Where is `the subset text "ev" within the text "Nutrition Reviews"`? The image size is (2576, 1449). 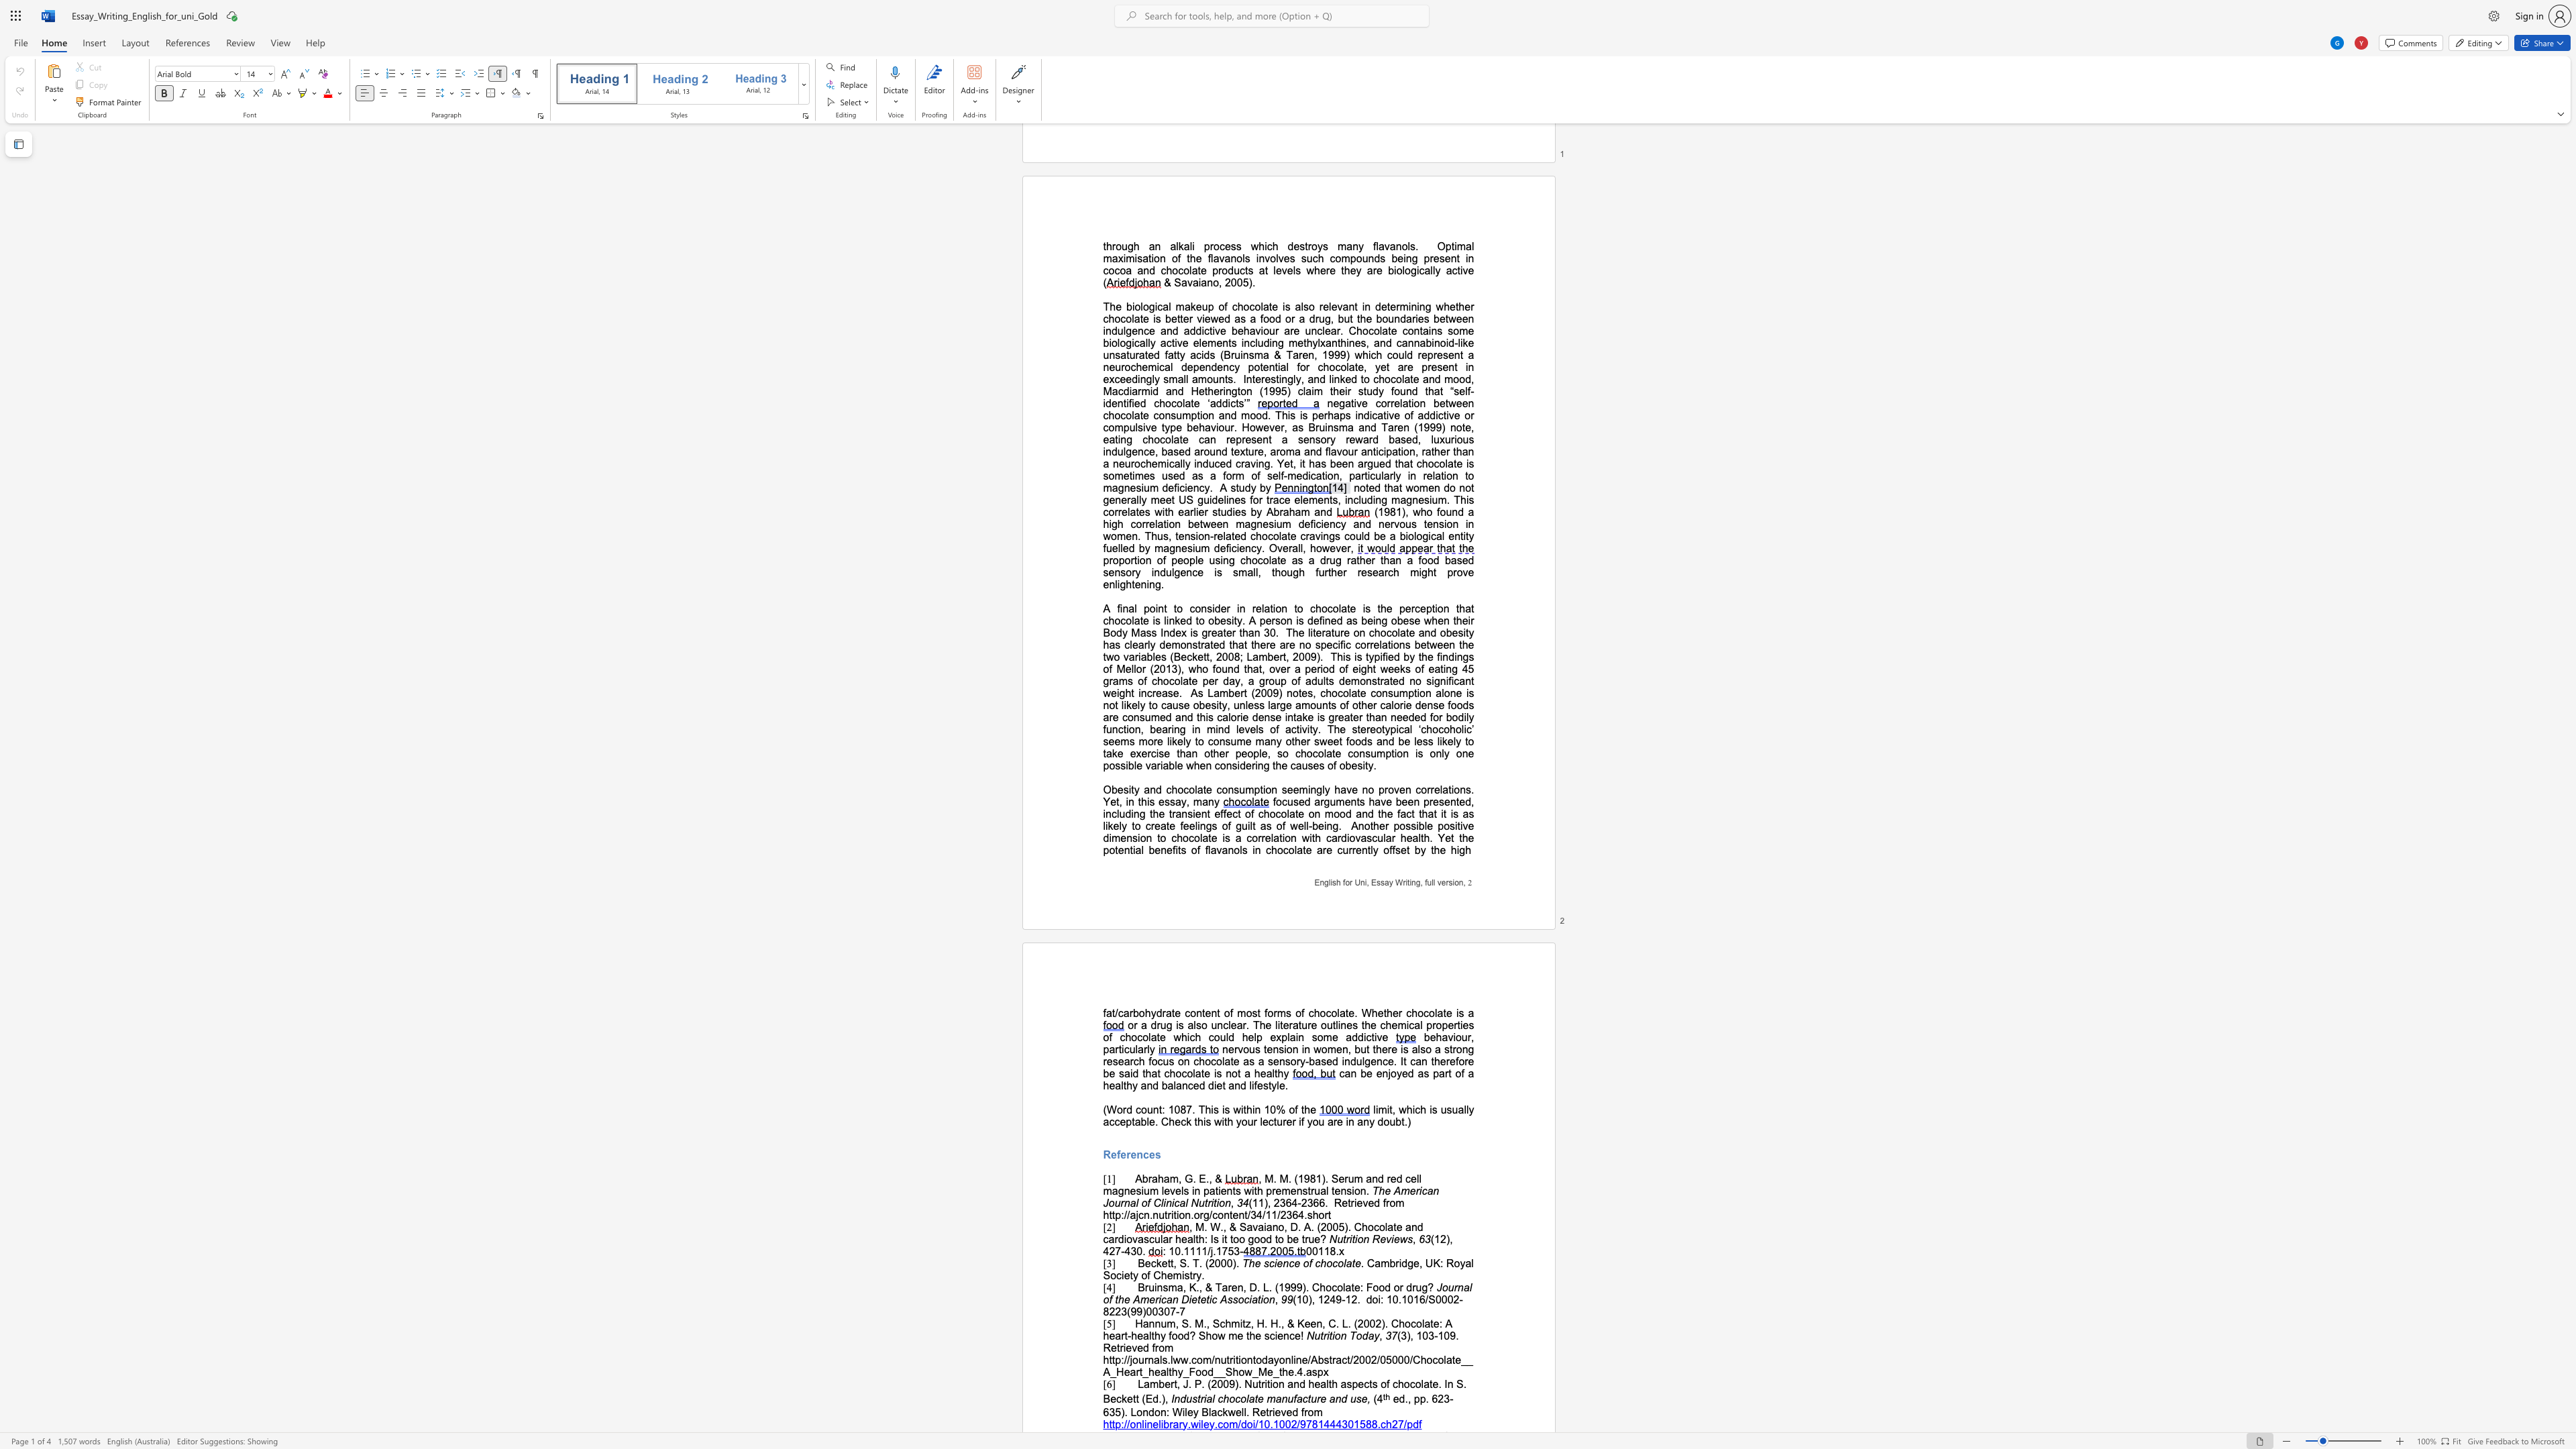 the subset text "ev" within the text "Nutrition Reviews" is located at coordinates (1379, 1238).